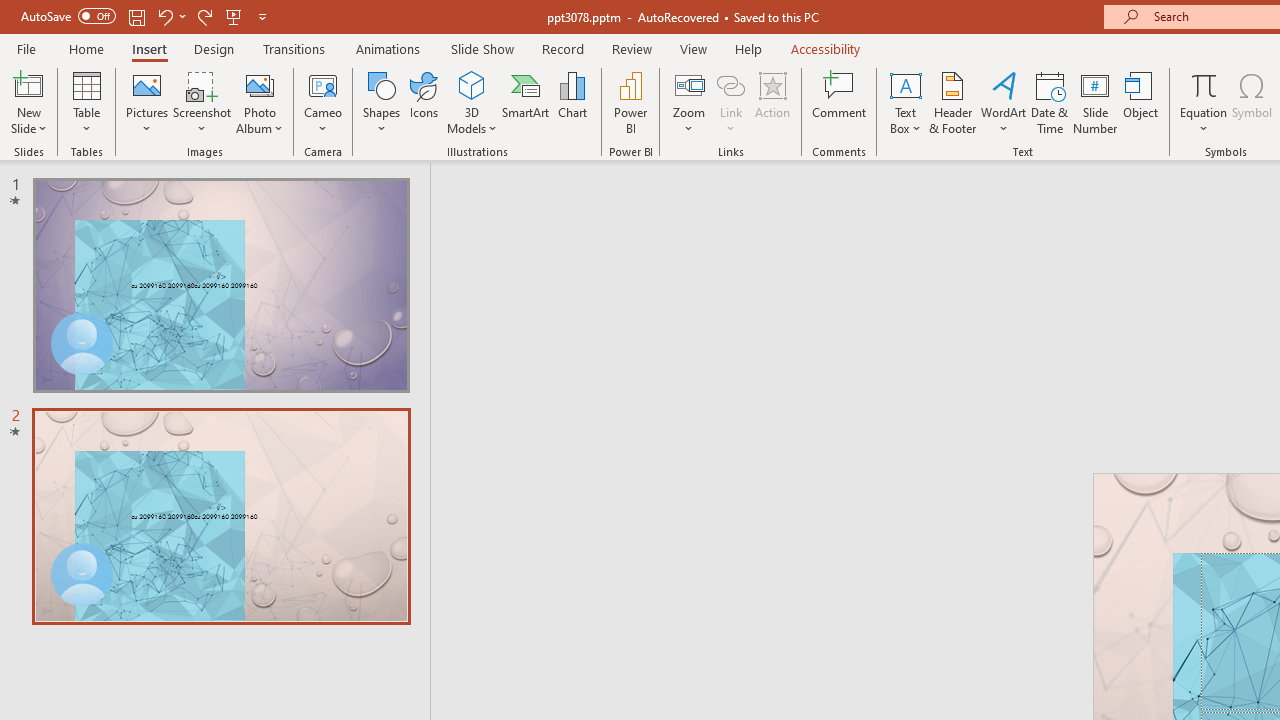 The image size is (1280, 720). Describe the element at coordinates (951, 103) in the screenshot. I see `'Header & Footer...'` at that location.